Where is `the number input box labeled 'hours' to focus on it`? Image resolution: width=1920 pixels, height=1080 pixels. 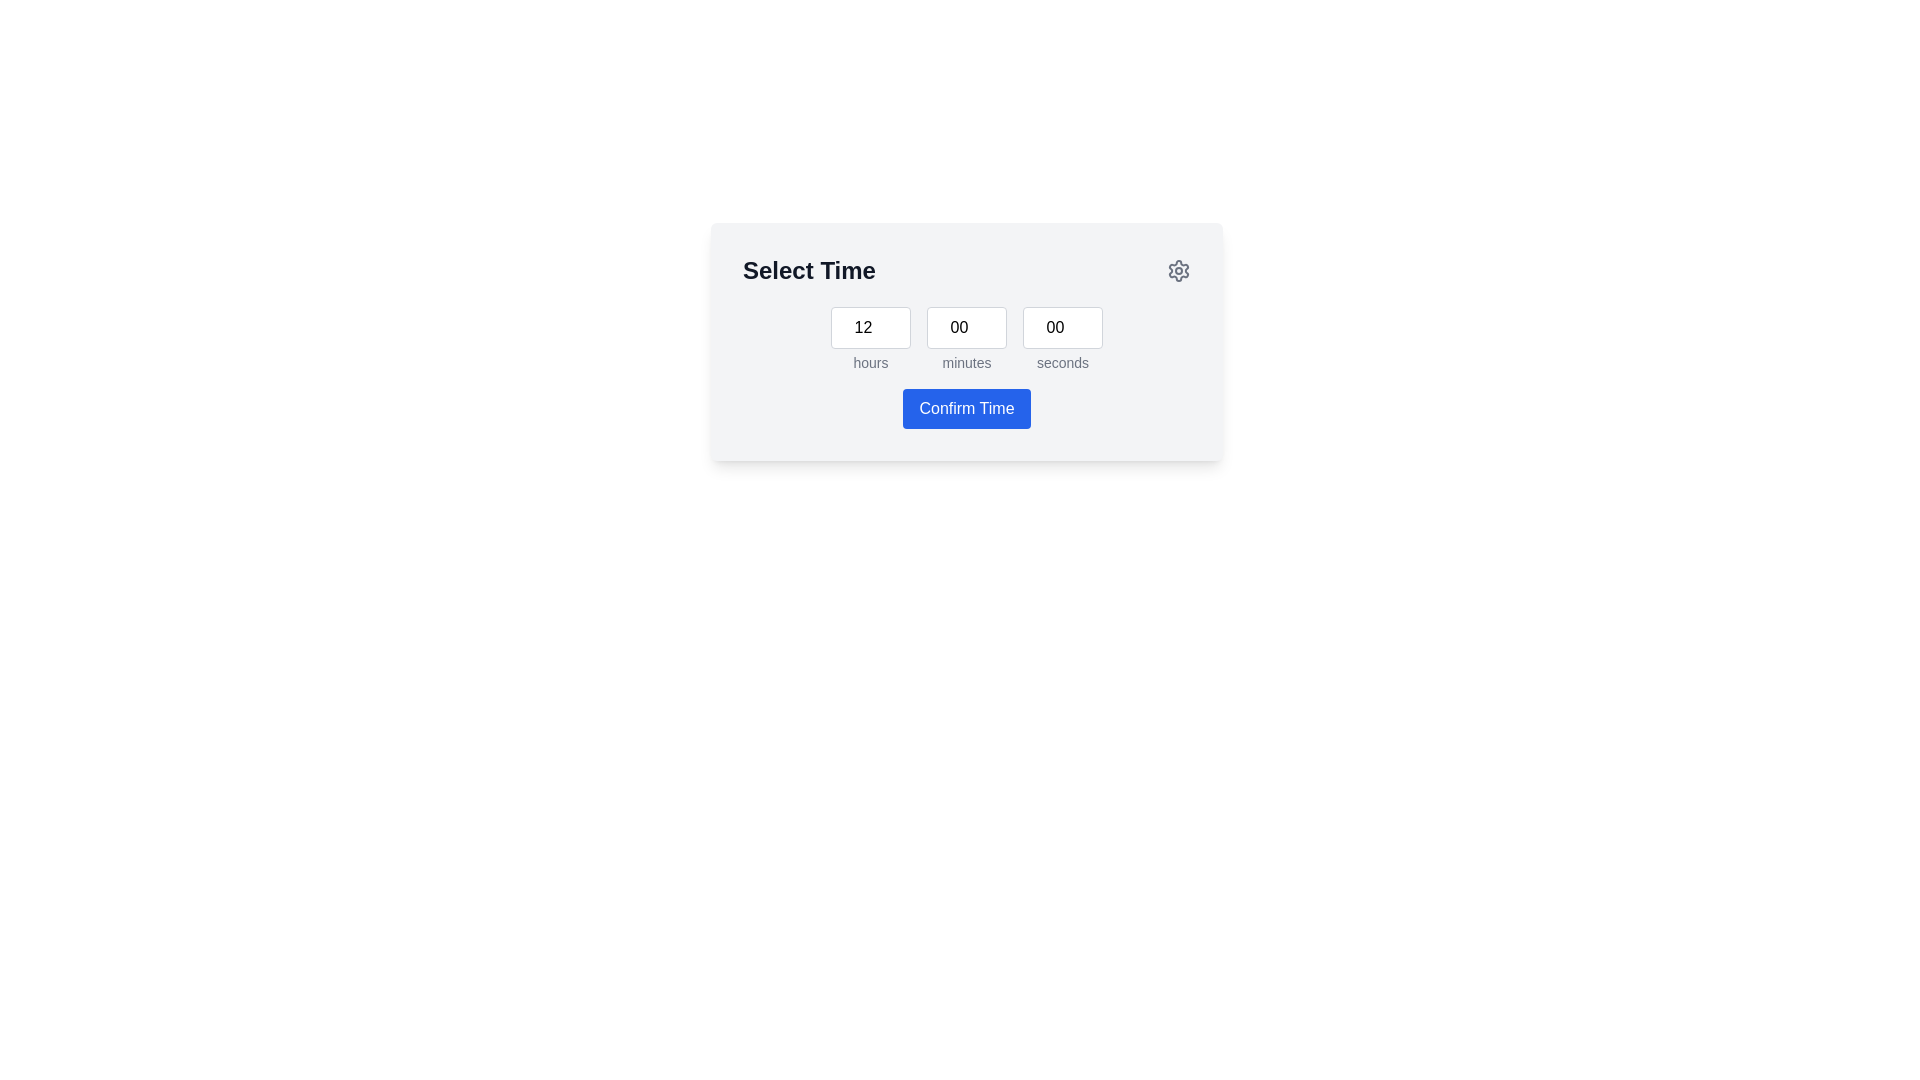 the number input box labeled 'hours' to focus on it is located at coordinates (870, 338).